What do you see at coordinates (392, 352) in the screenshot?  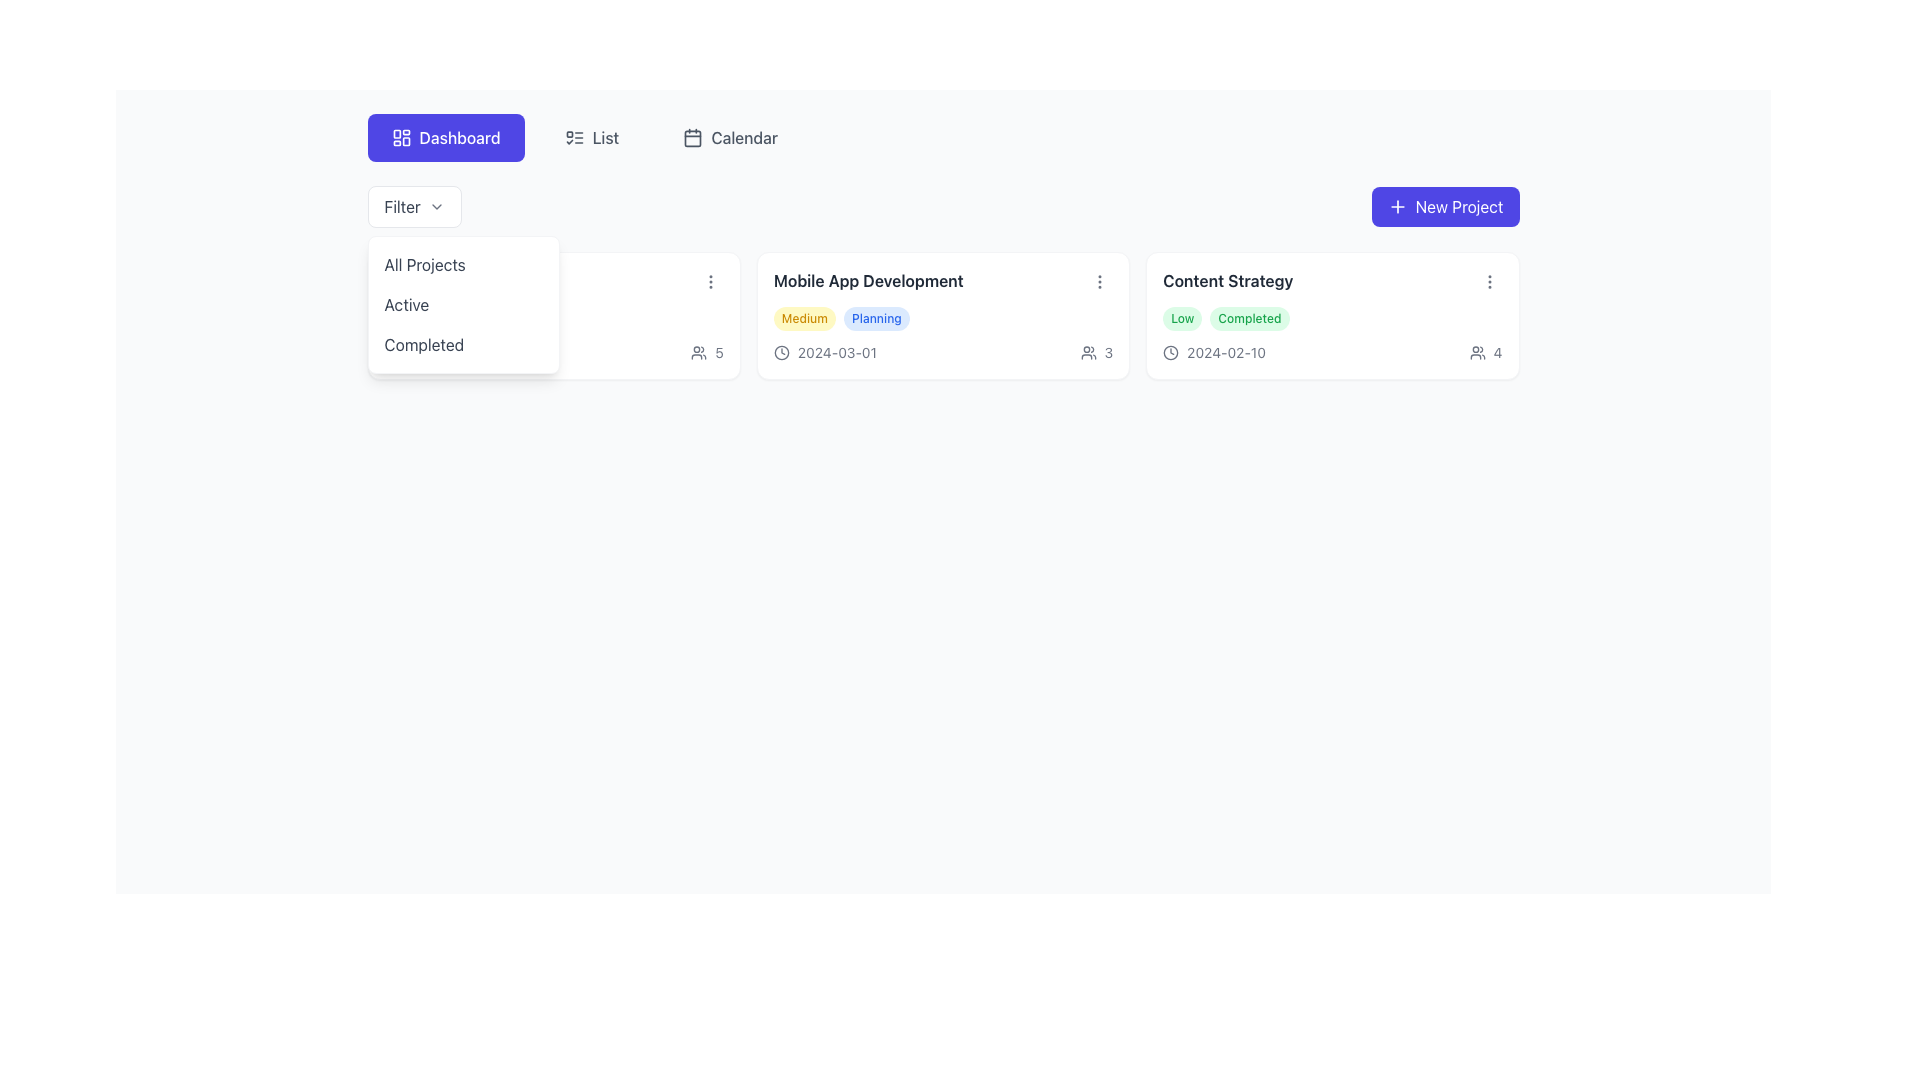 I see `the circular SVG graphical element next to the 'Completed' option in the dropdown list` at bounding box center [392, 352].